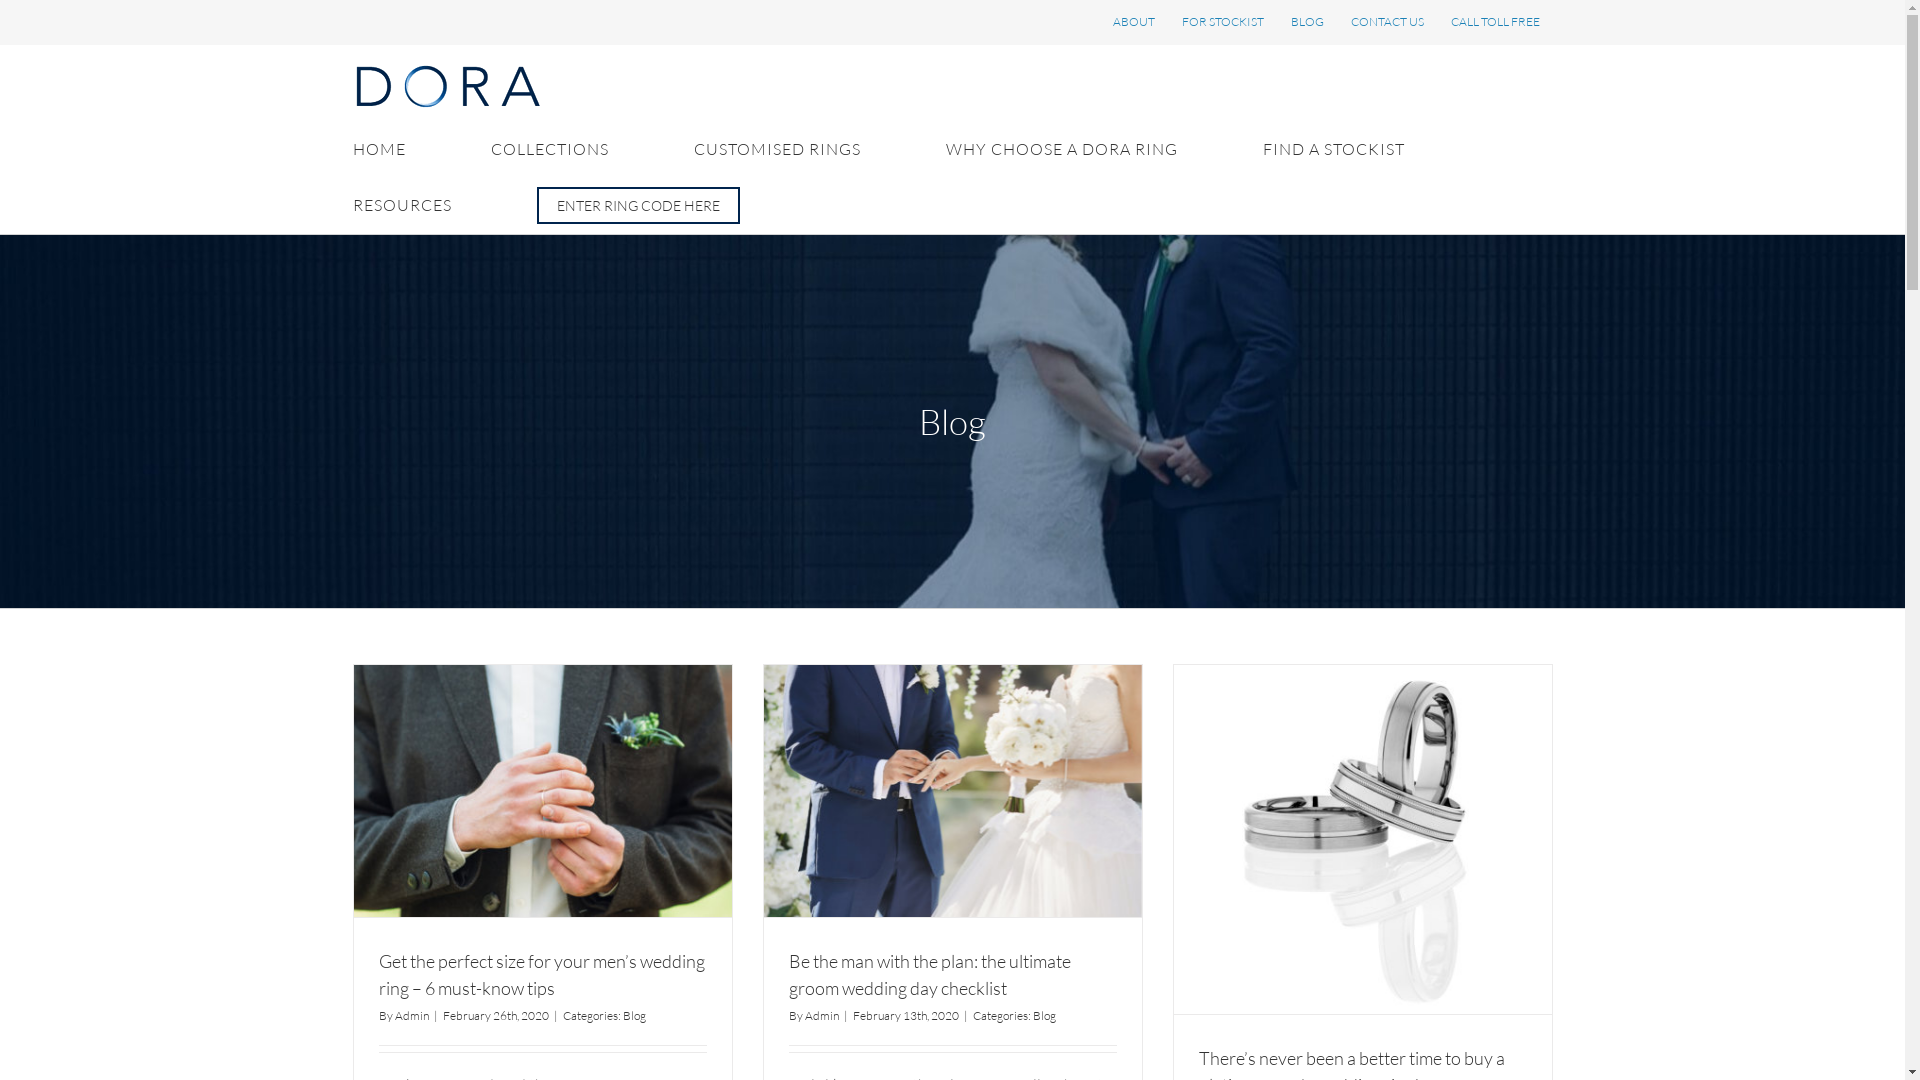 The image size is (1920, 1080). Describe the element at coordinates (351, 148) in the screenshot. I see `'HOME'` at that location.